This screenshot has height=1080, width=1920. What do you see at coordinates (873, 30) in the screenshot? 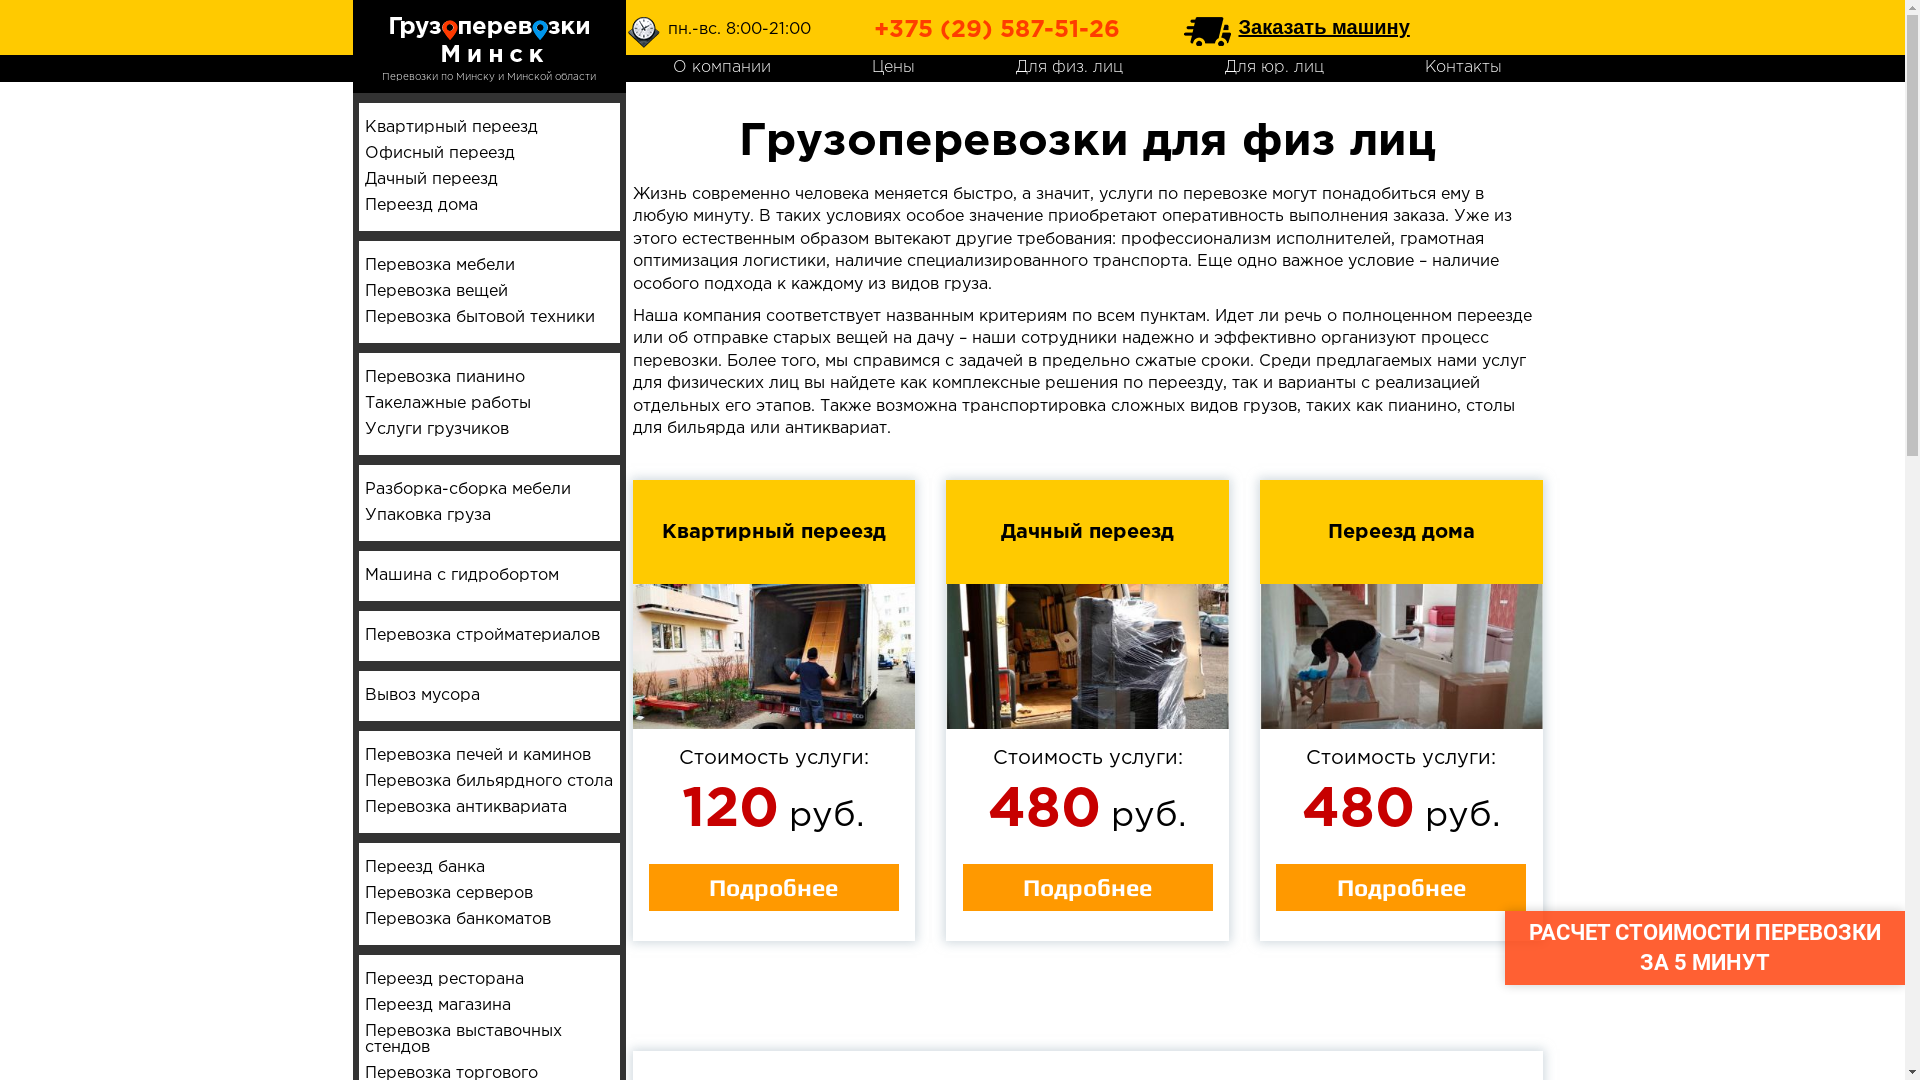
I see `'+375 (29) 587-51-26'` at bounding box center [873, 30].